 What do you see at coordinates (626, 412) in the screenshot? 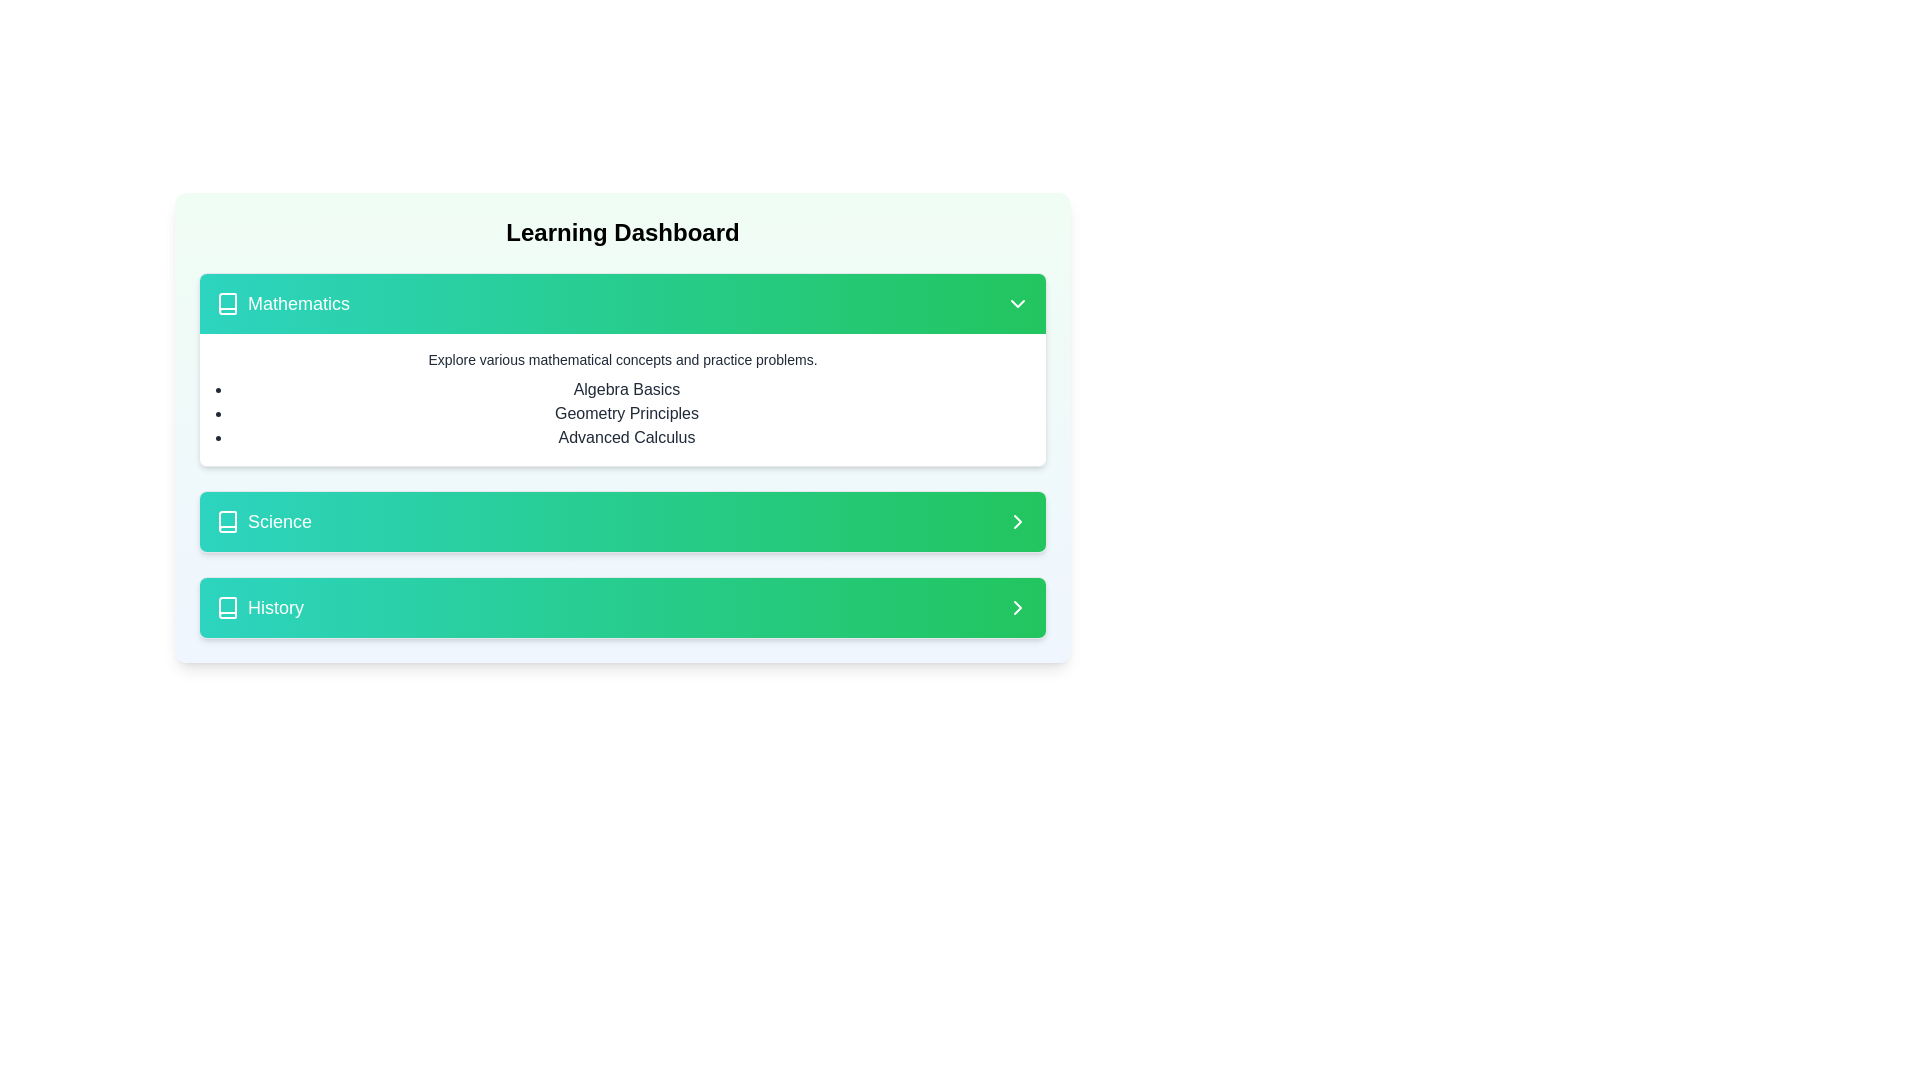
I see `the 'Geometry Principles' text label, which is the second item in the 'Mathematics' dropdown section, located within the dashboard` at bounding box center [626, 412].